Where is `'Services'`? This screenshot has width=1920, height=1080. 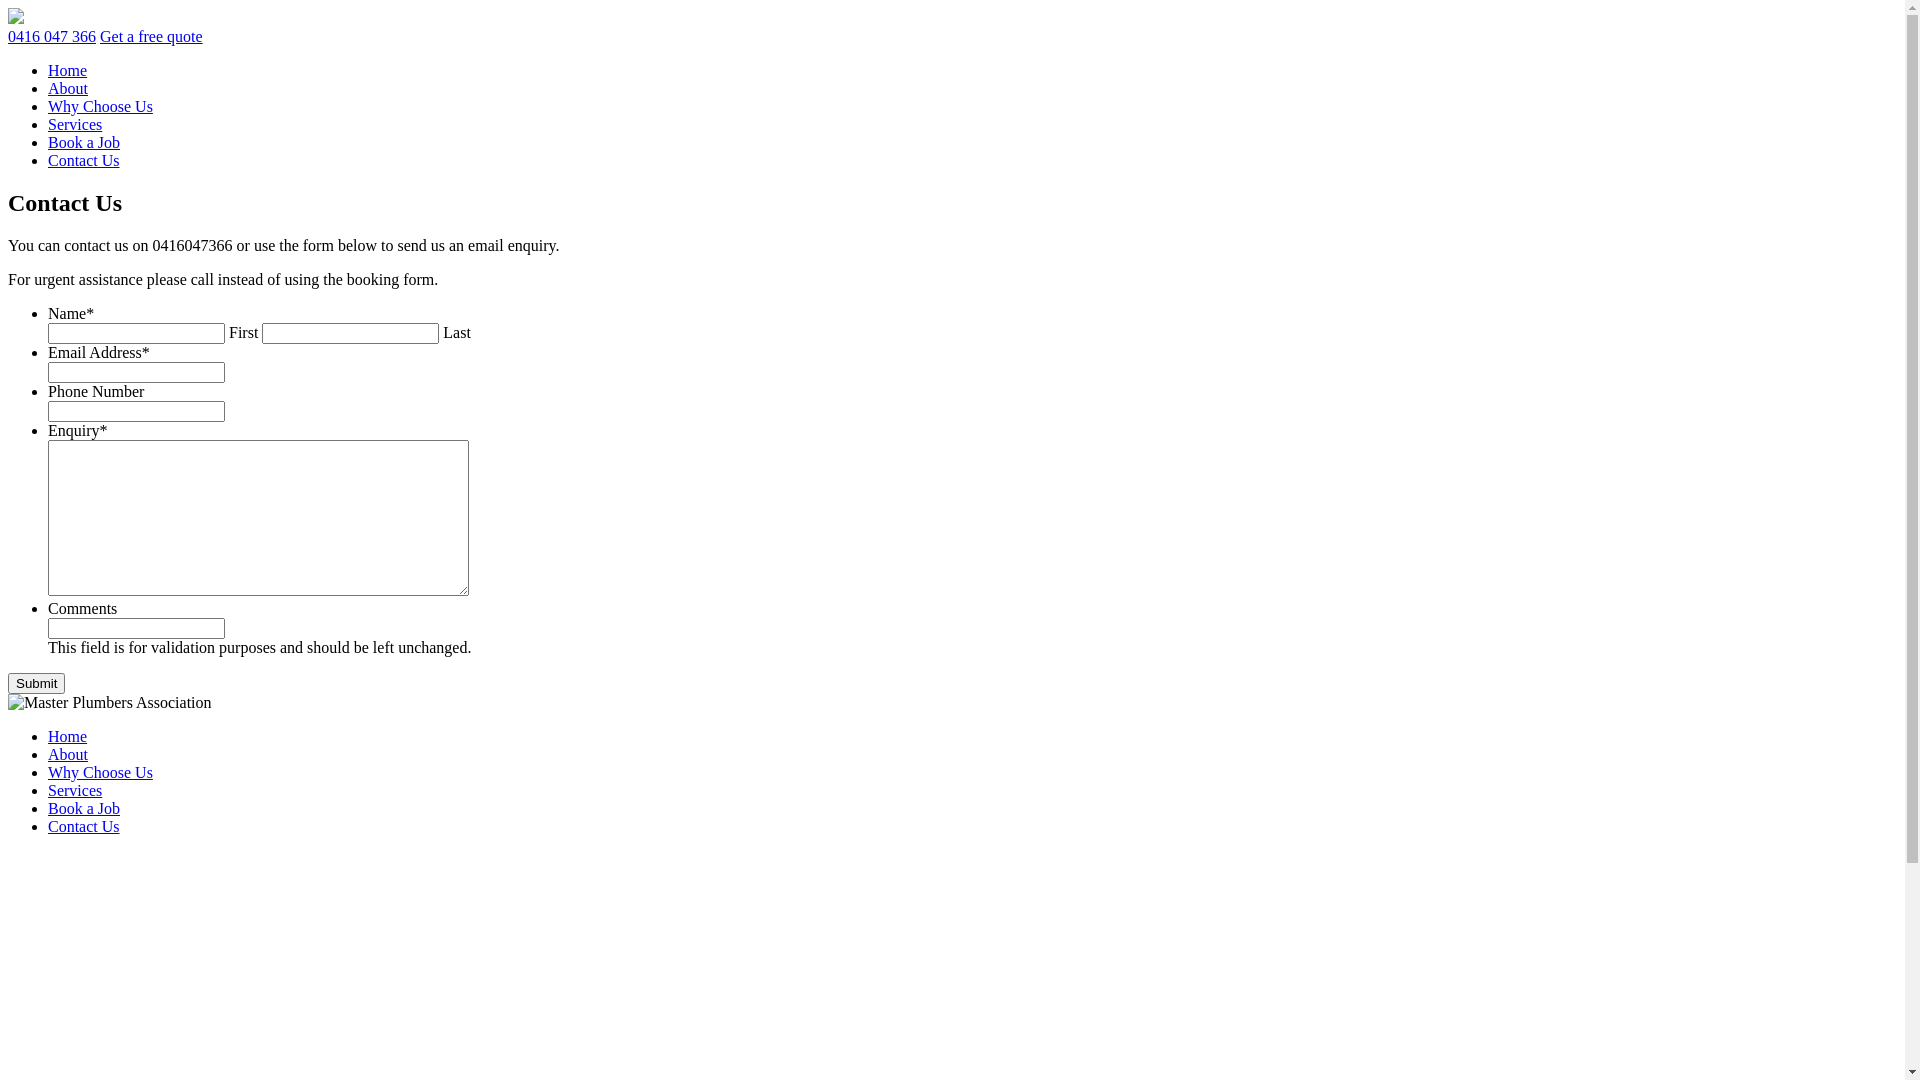
'Services' is located at coordinates (75, 789).